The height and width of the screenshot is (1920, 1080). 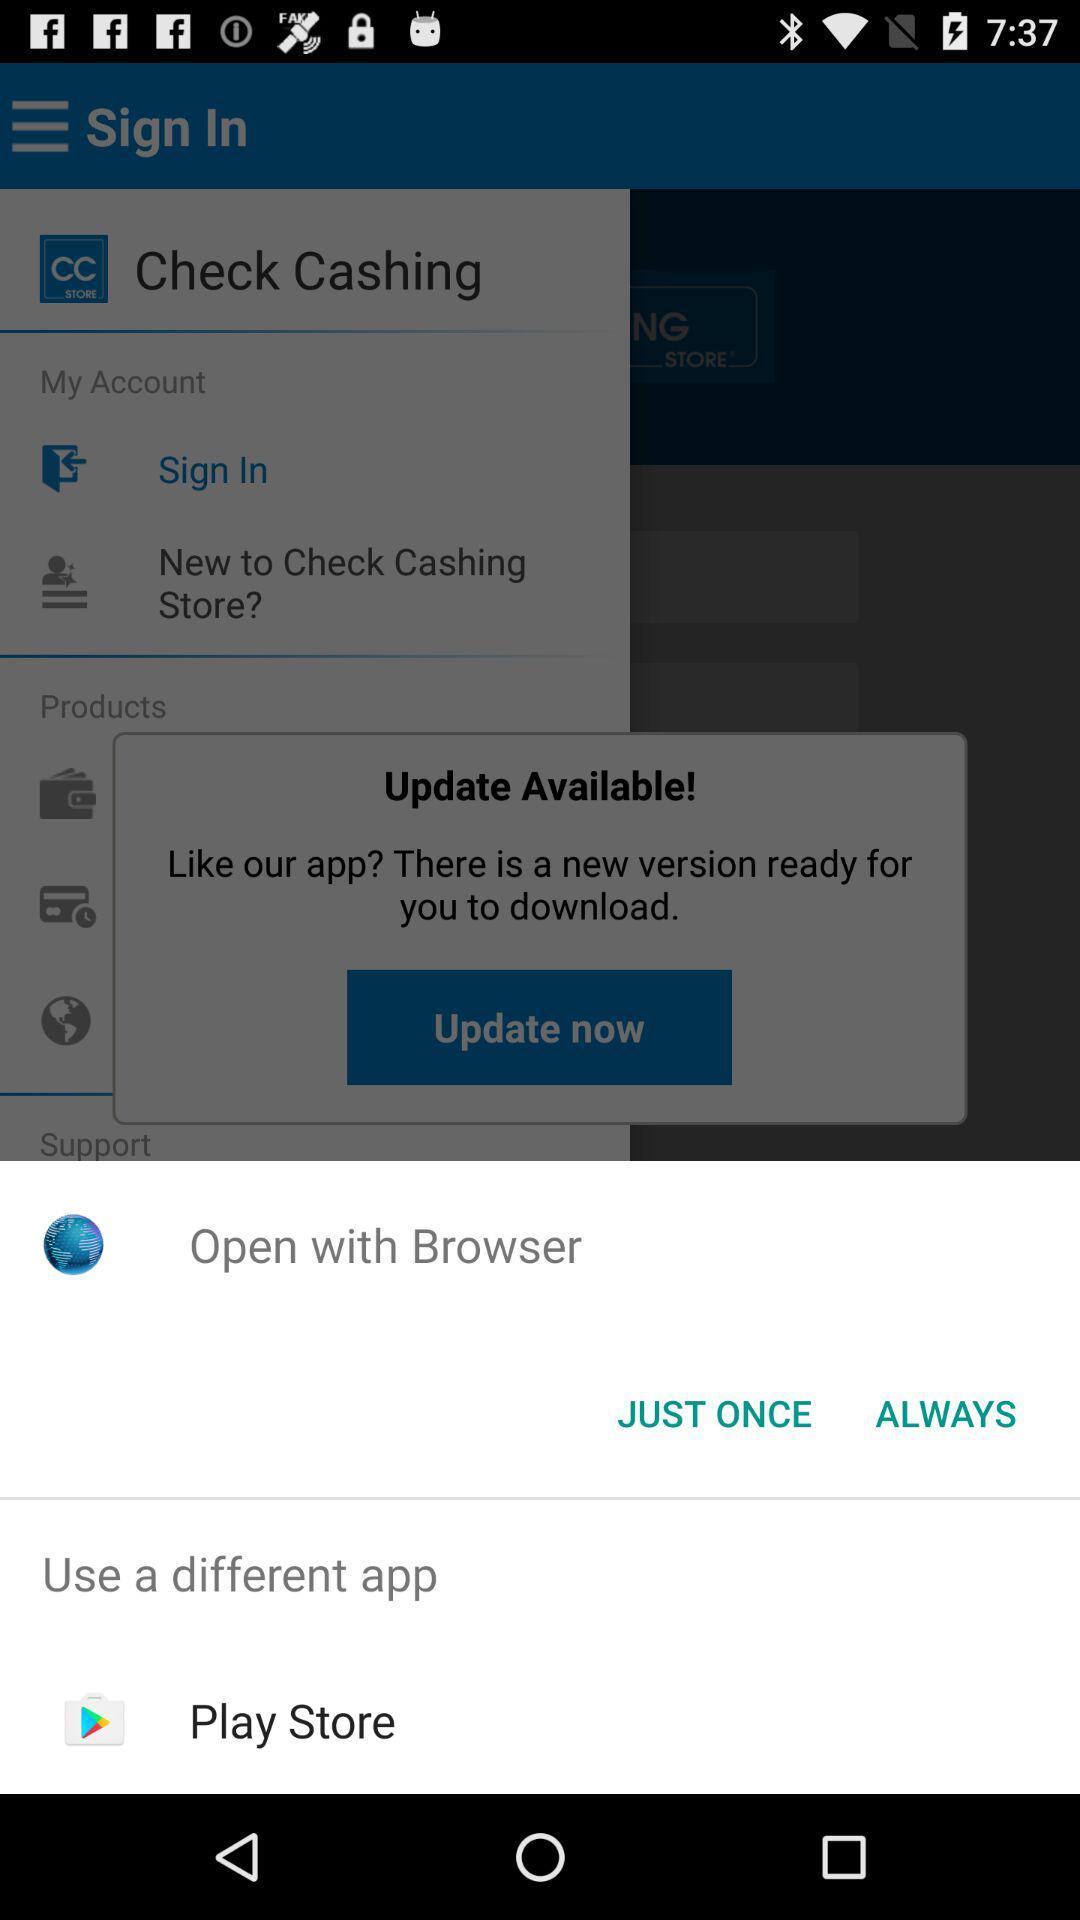 I want to click on use a different icon, so click(x=540, y=1572).